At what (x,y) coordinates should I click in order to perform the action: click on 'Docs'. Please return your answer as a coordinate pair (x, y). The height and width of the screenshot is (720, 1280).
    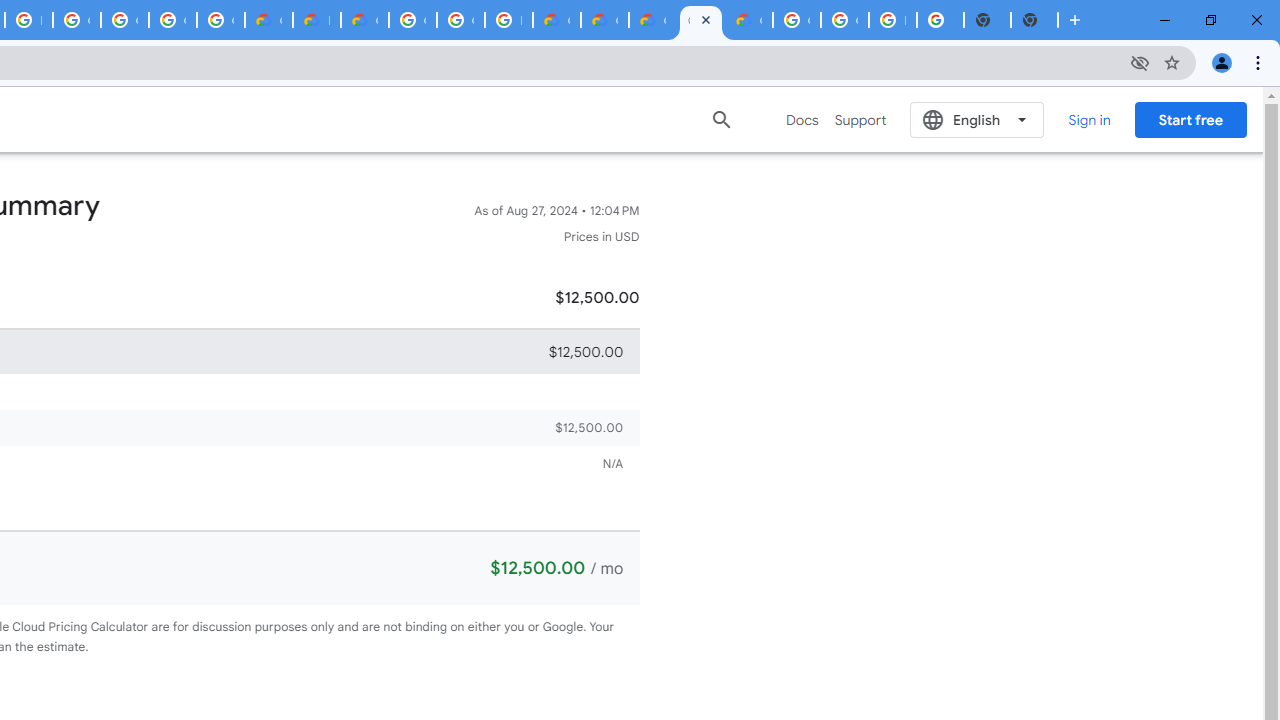
    Looking at the image, I should click on (802, 119).